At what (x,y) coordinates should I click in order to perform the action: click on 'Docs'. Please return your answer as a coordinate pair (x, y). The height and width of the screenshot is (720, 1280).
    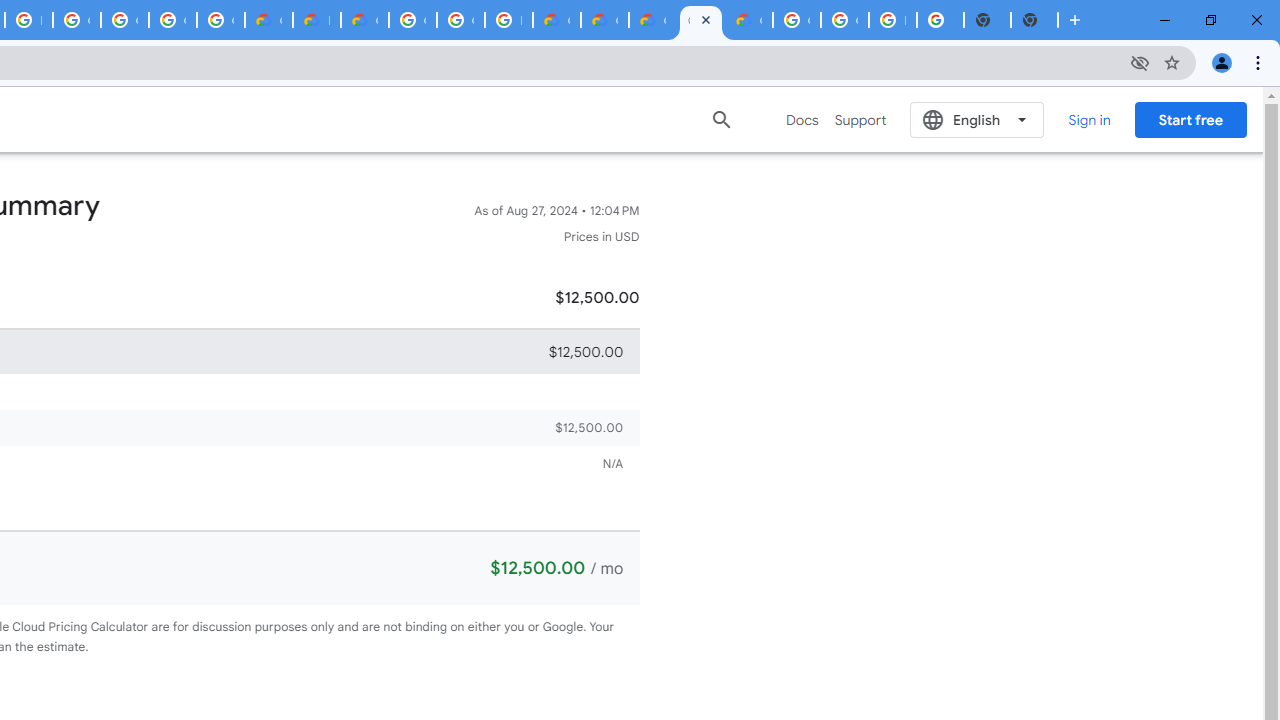
    Looking at the image, I should click on (802, 119).